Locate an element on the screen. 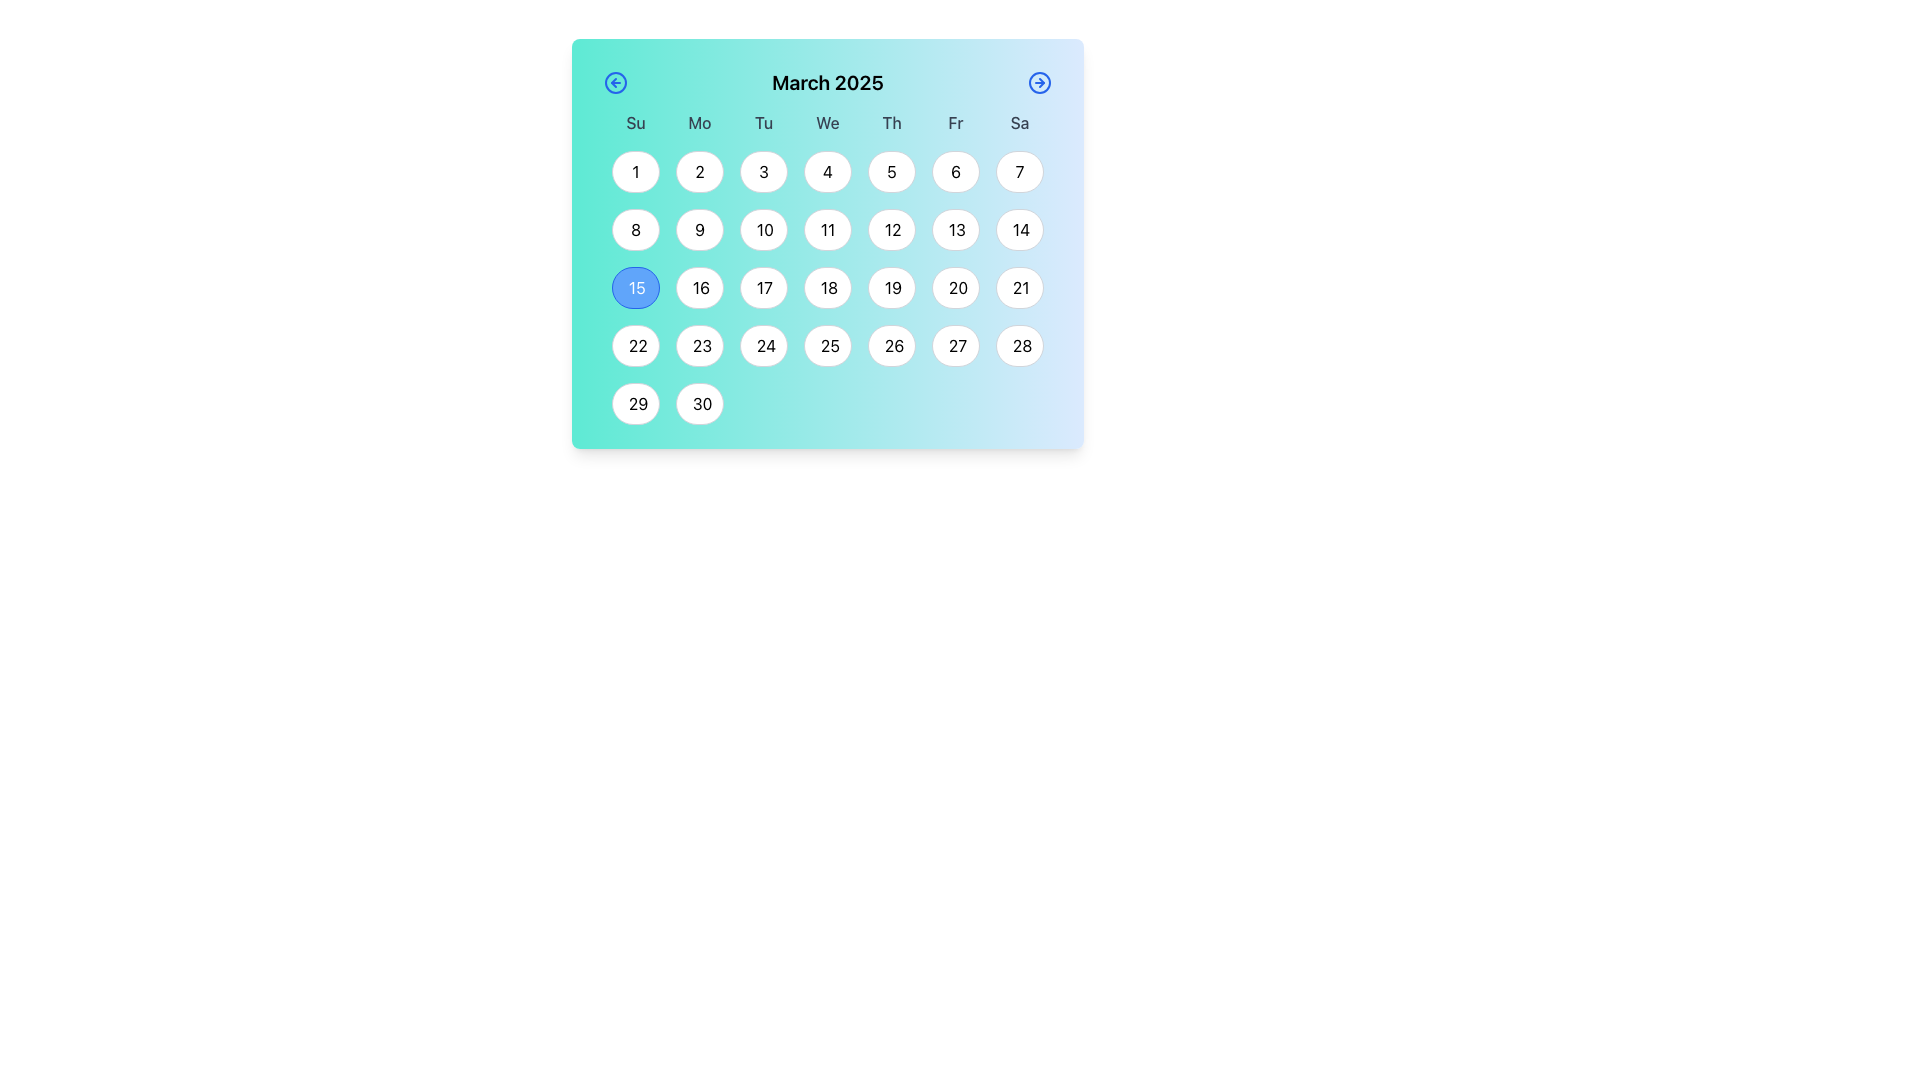 This screenshot has width=1920, height=1080. the circular blue arrow icon in the top-right corner of the calendar interface is located at coordinates (1040, 82).